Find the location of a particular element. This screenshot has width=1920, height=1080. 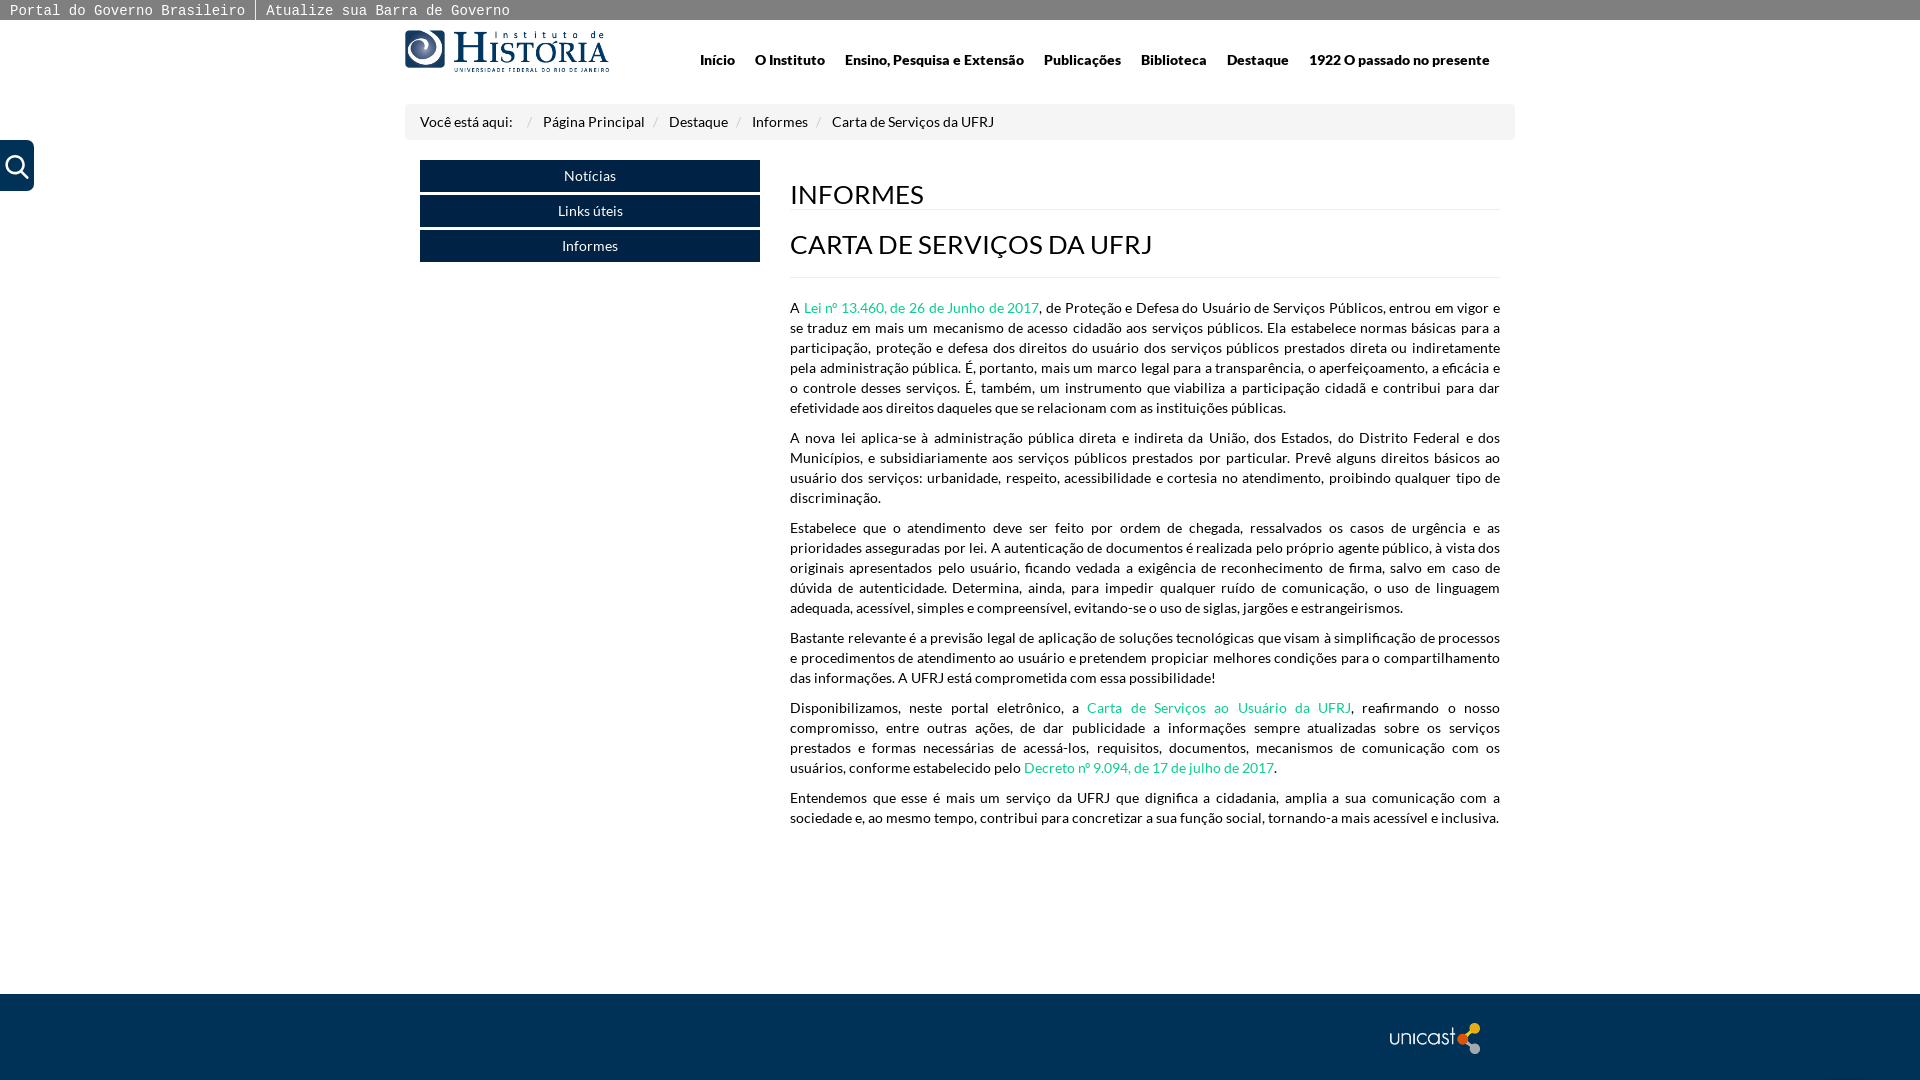

'Atualize sua Barra de Governo' is located at coordinates (388, 11).